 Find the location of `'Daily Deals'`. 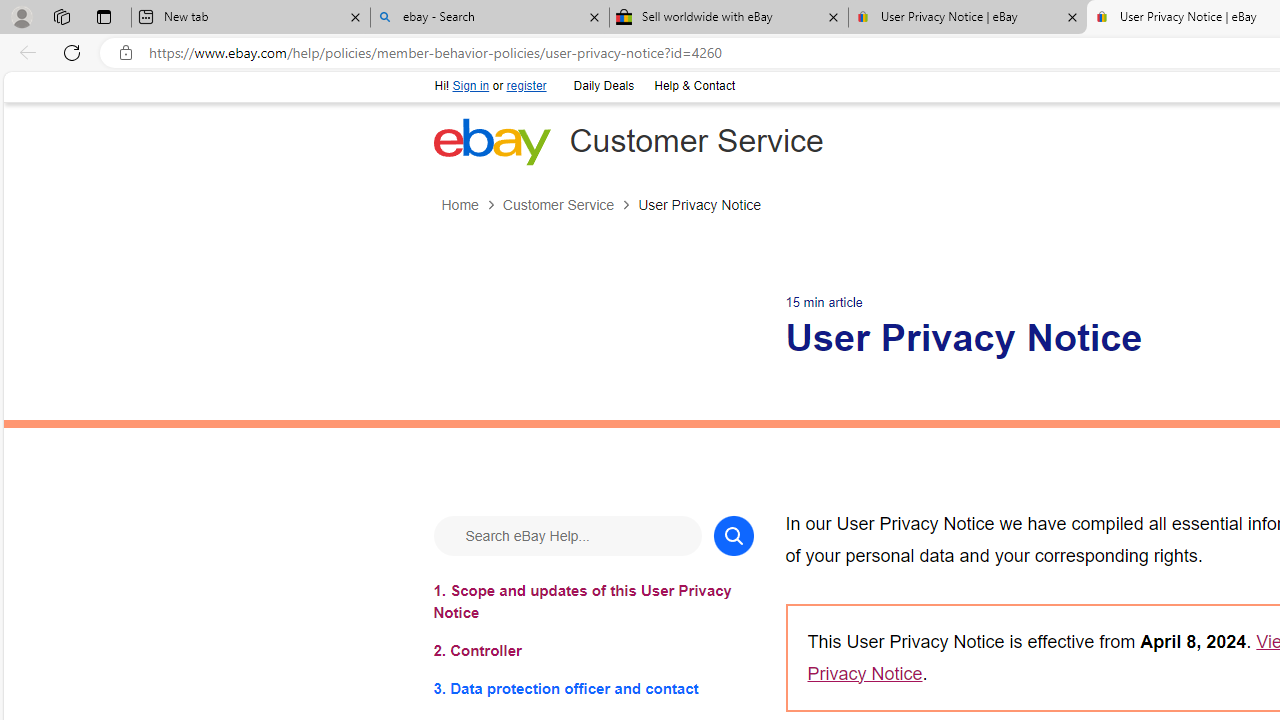

'Daily Deals' is located at coordinates (603, 86).